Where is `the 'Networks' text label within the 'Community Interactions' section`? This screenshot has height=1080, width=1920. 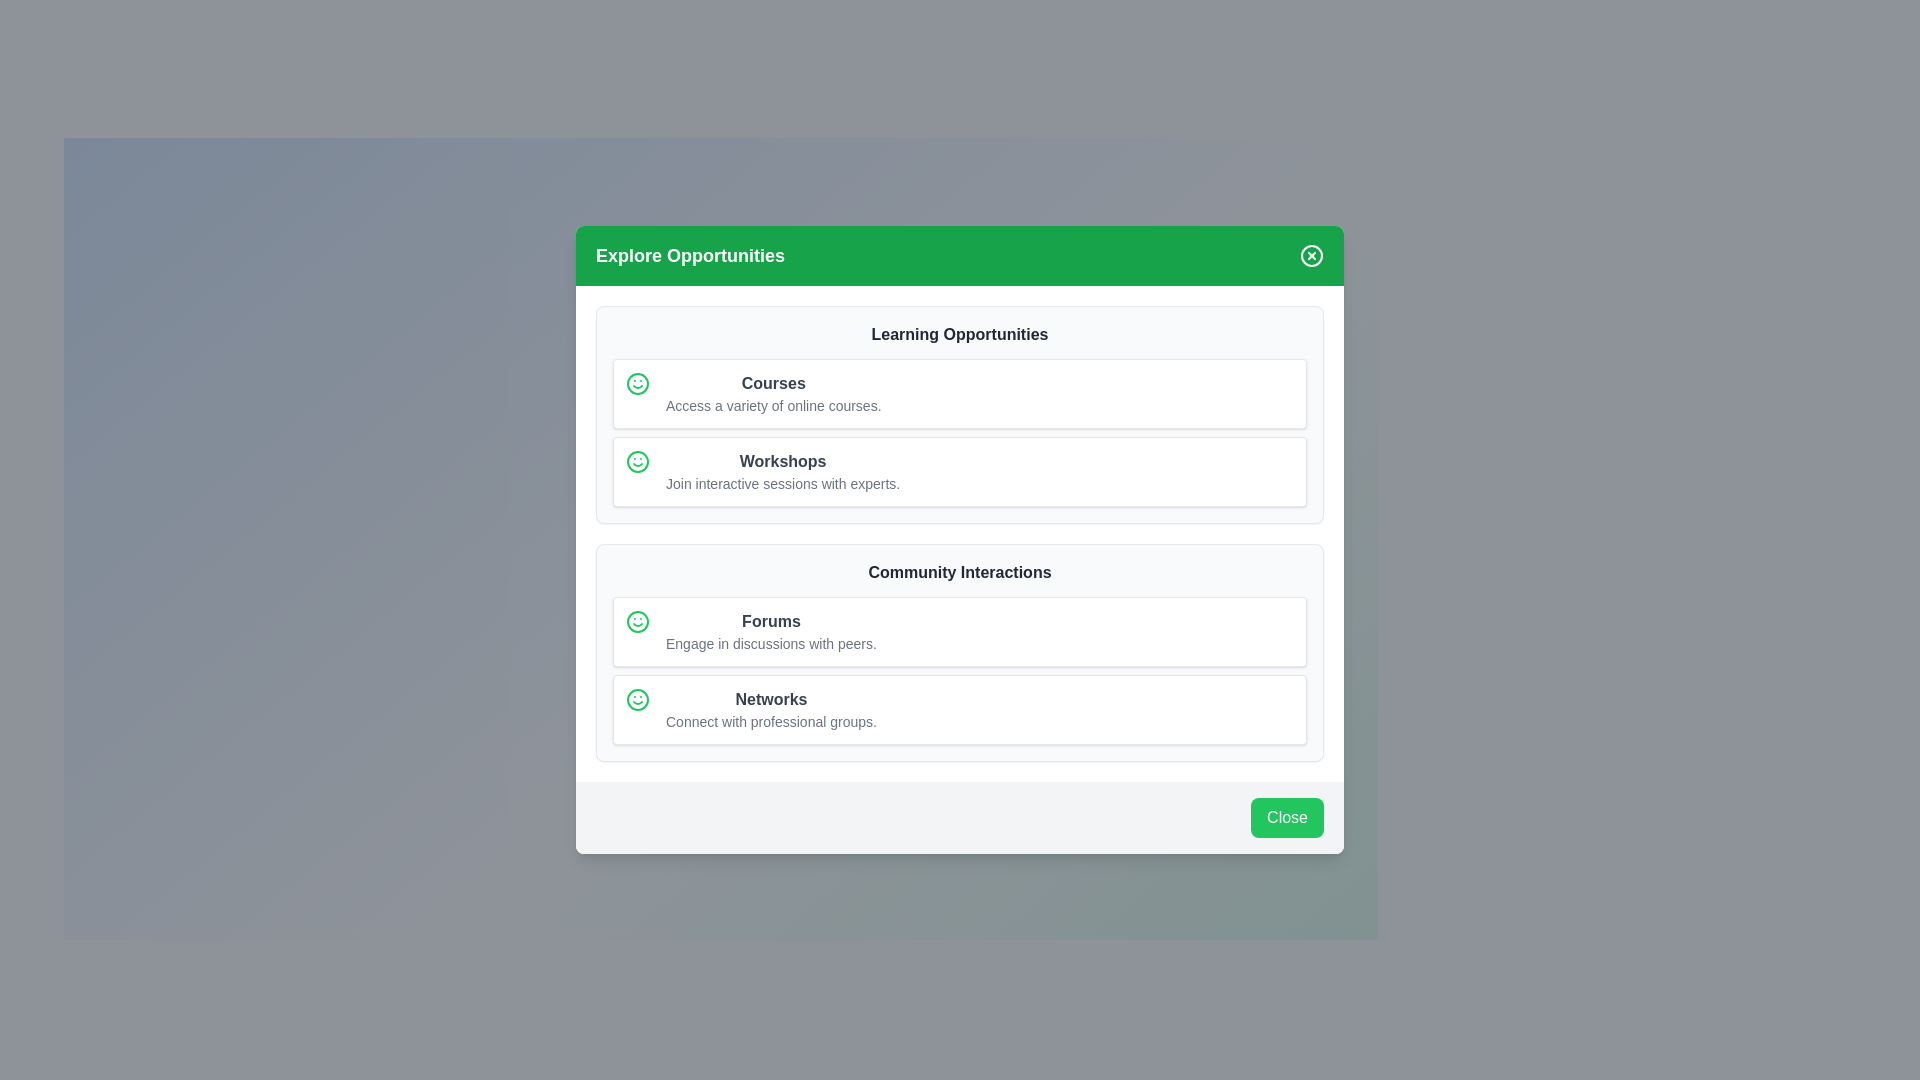
the 'Networks' text label within the 'Community Interactions' section is located at coordinates (770, 708).